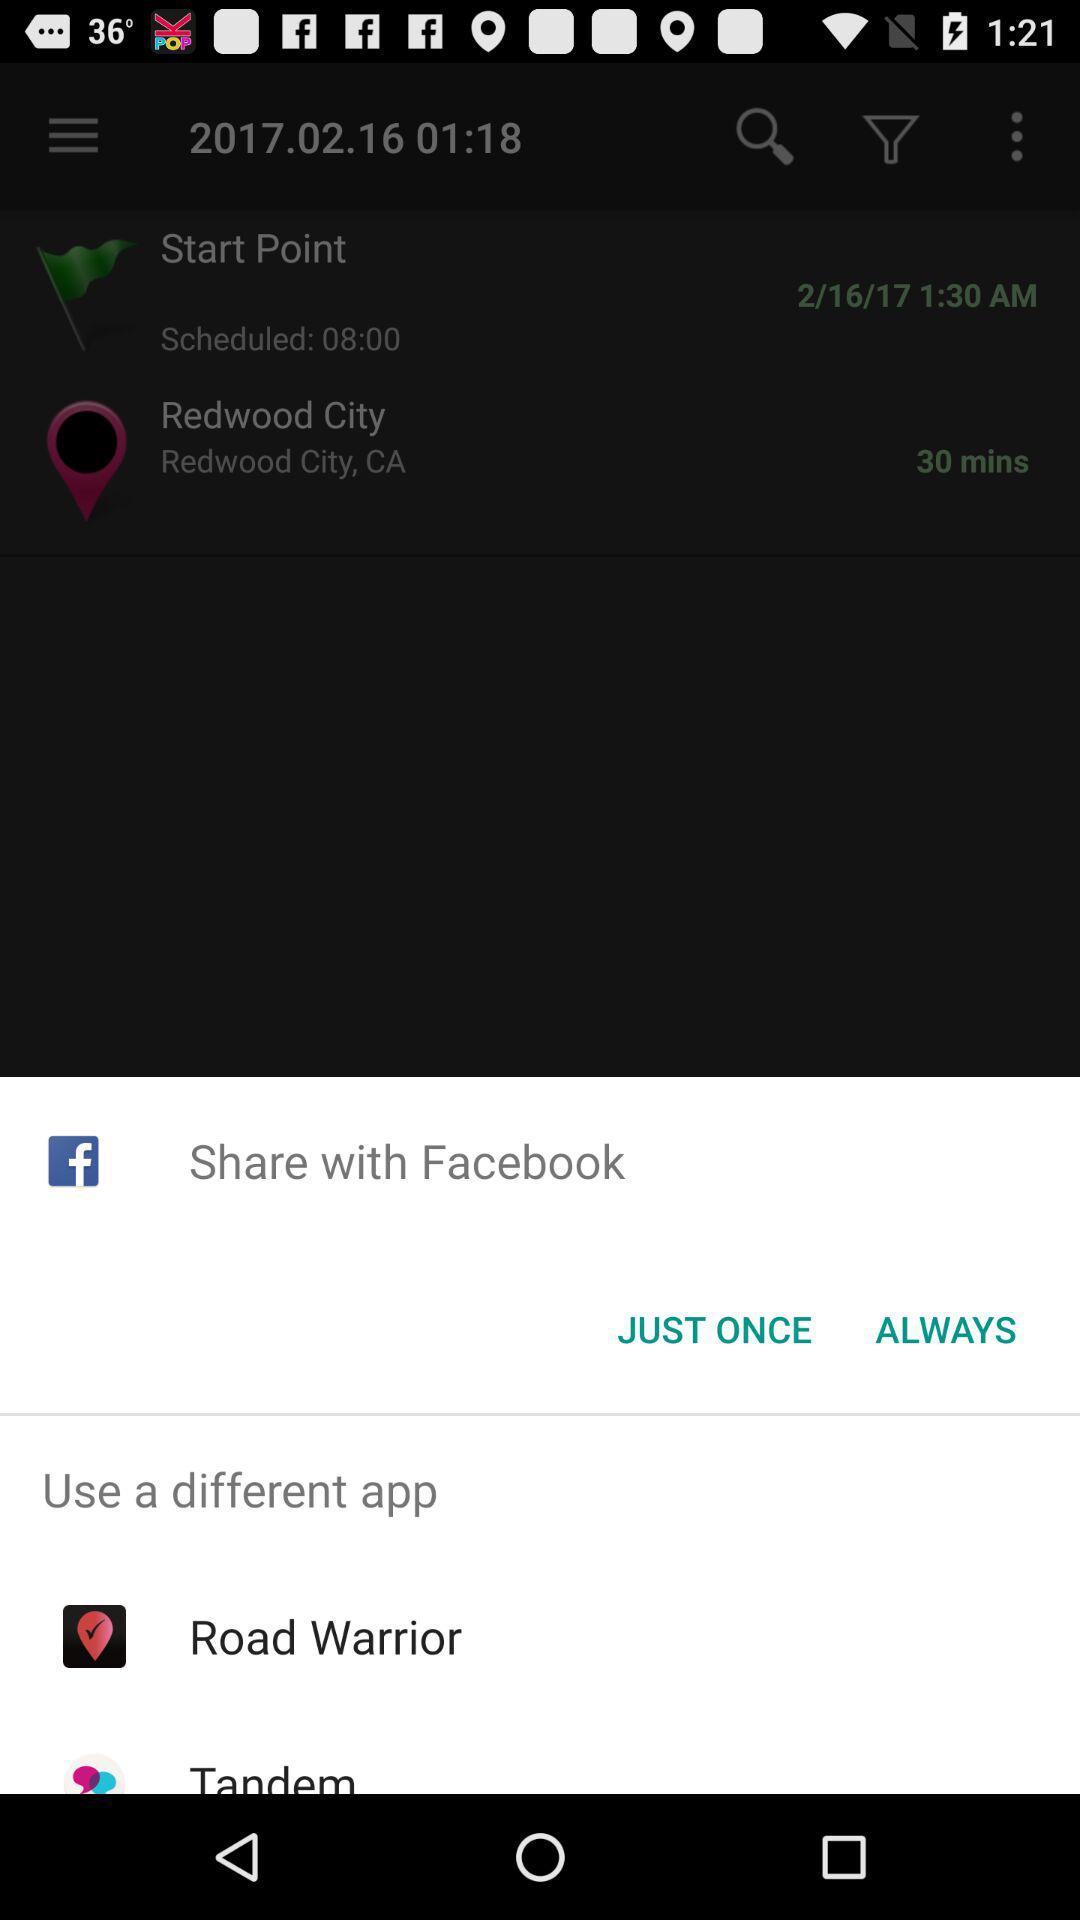 The width and height of the screenshot is (1080, 1920). Describe the element at coordinates (324, 1636) in the screenshot. I see `icon above tandem app` at that location.